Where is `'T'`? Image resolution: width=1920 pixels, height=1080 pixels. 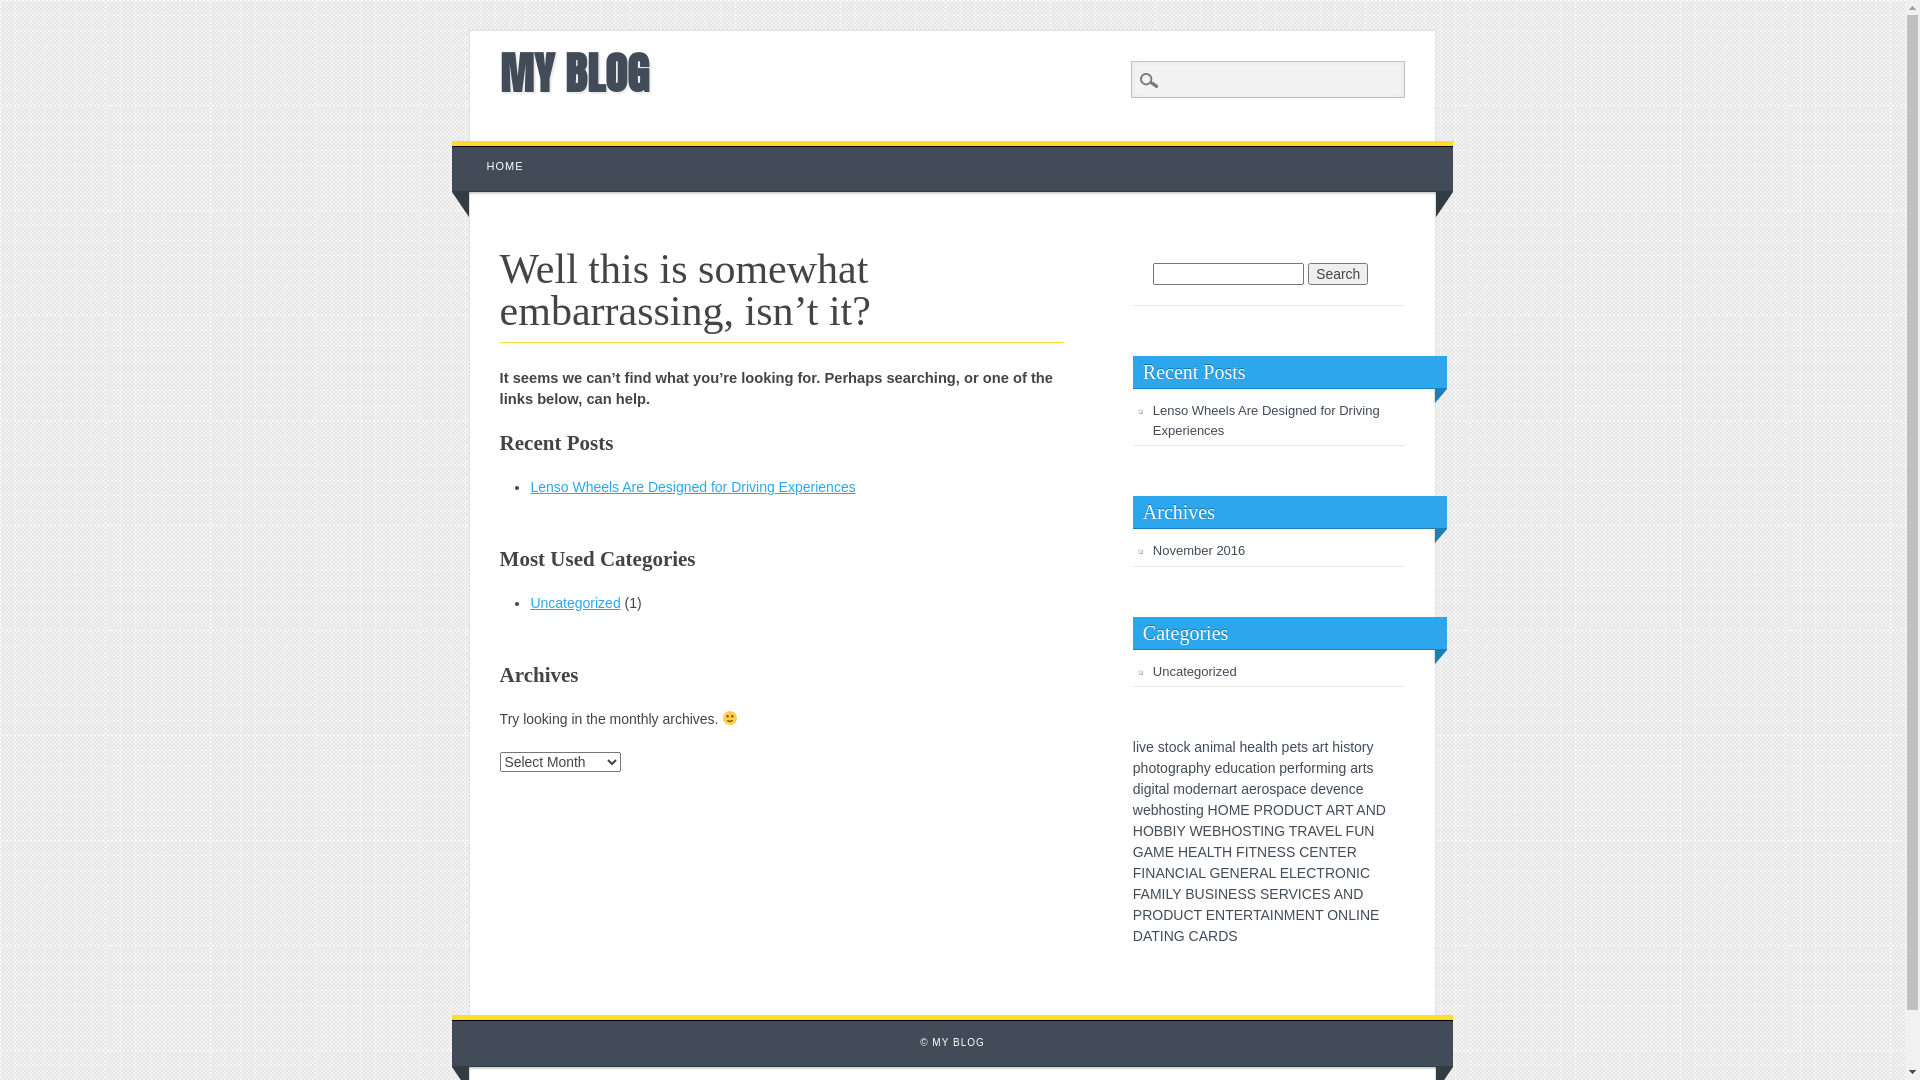
'T' is located at coordinates (1256, 914).